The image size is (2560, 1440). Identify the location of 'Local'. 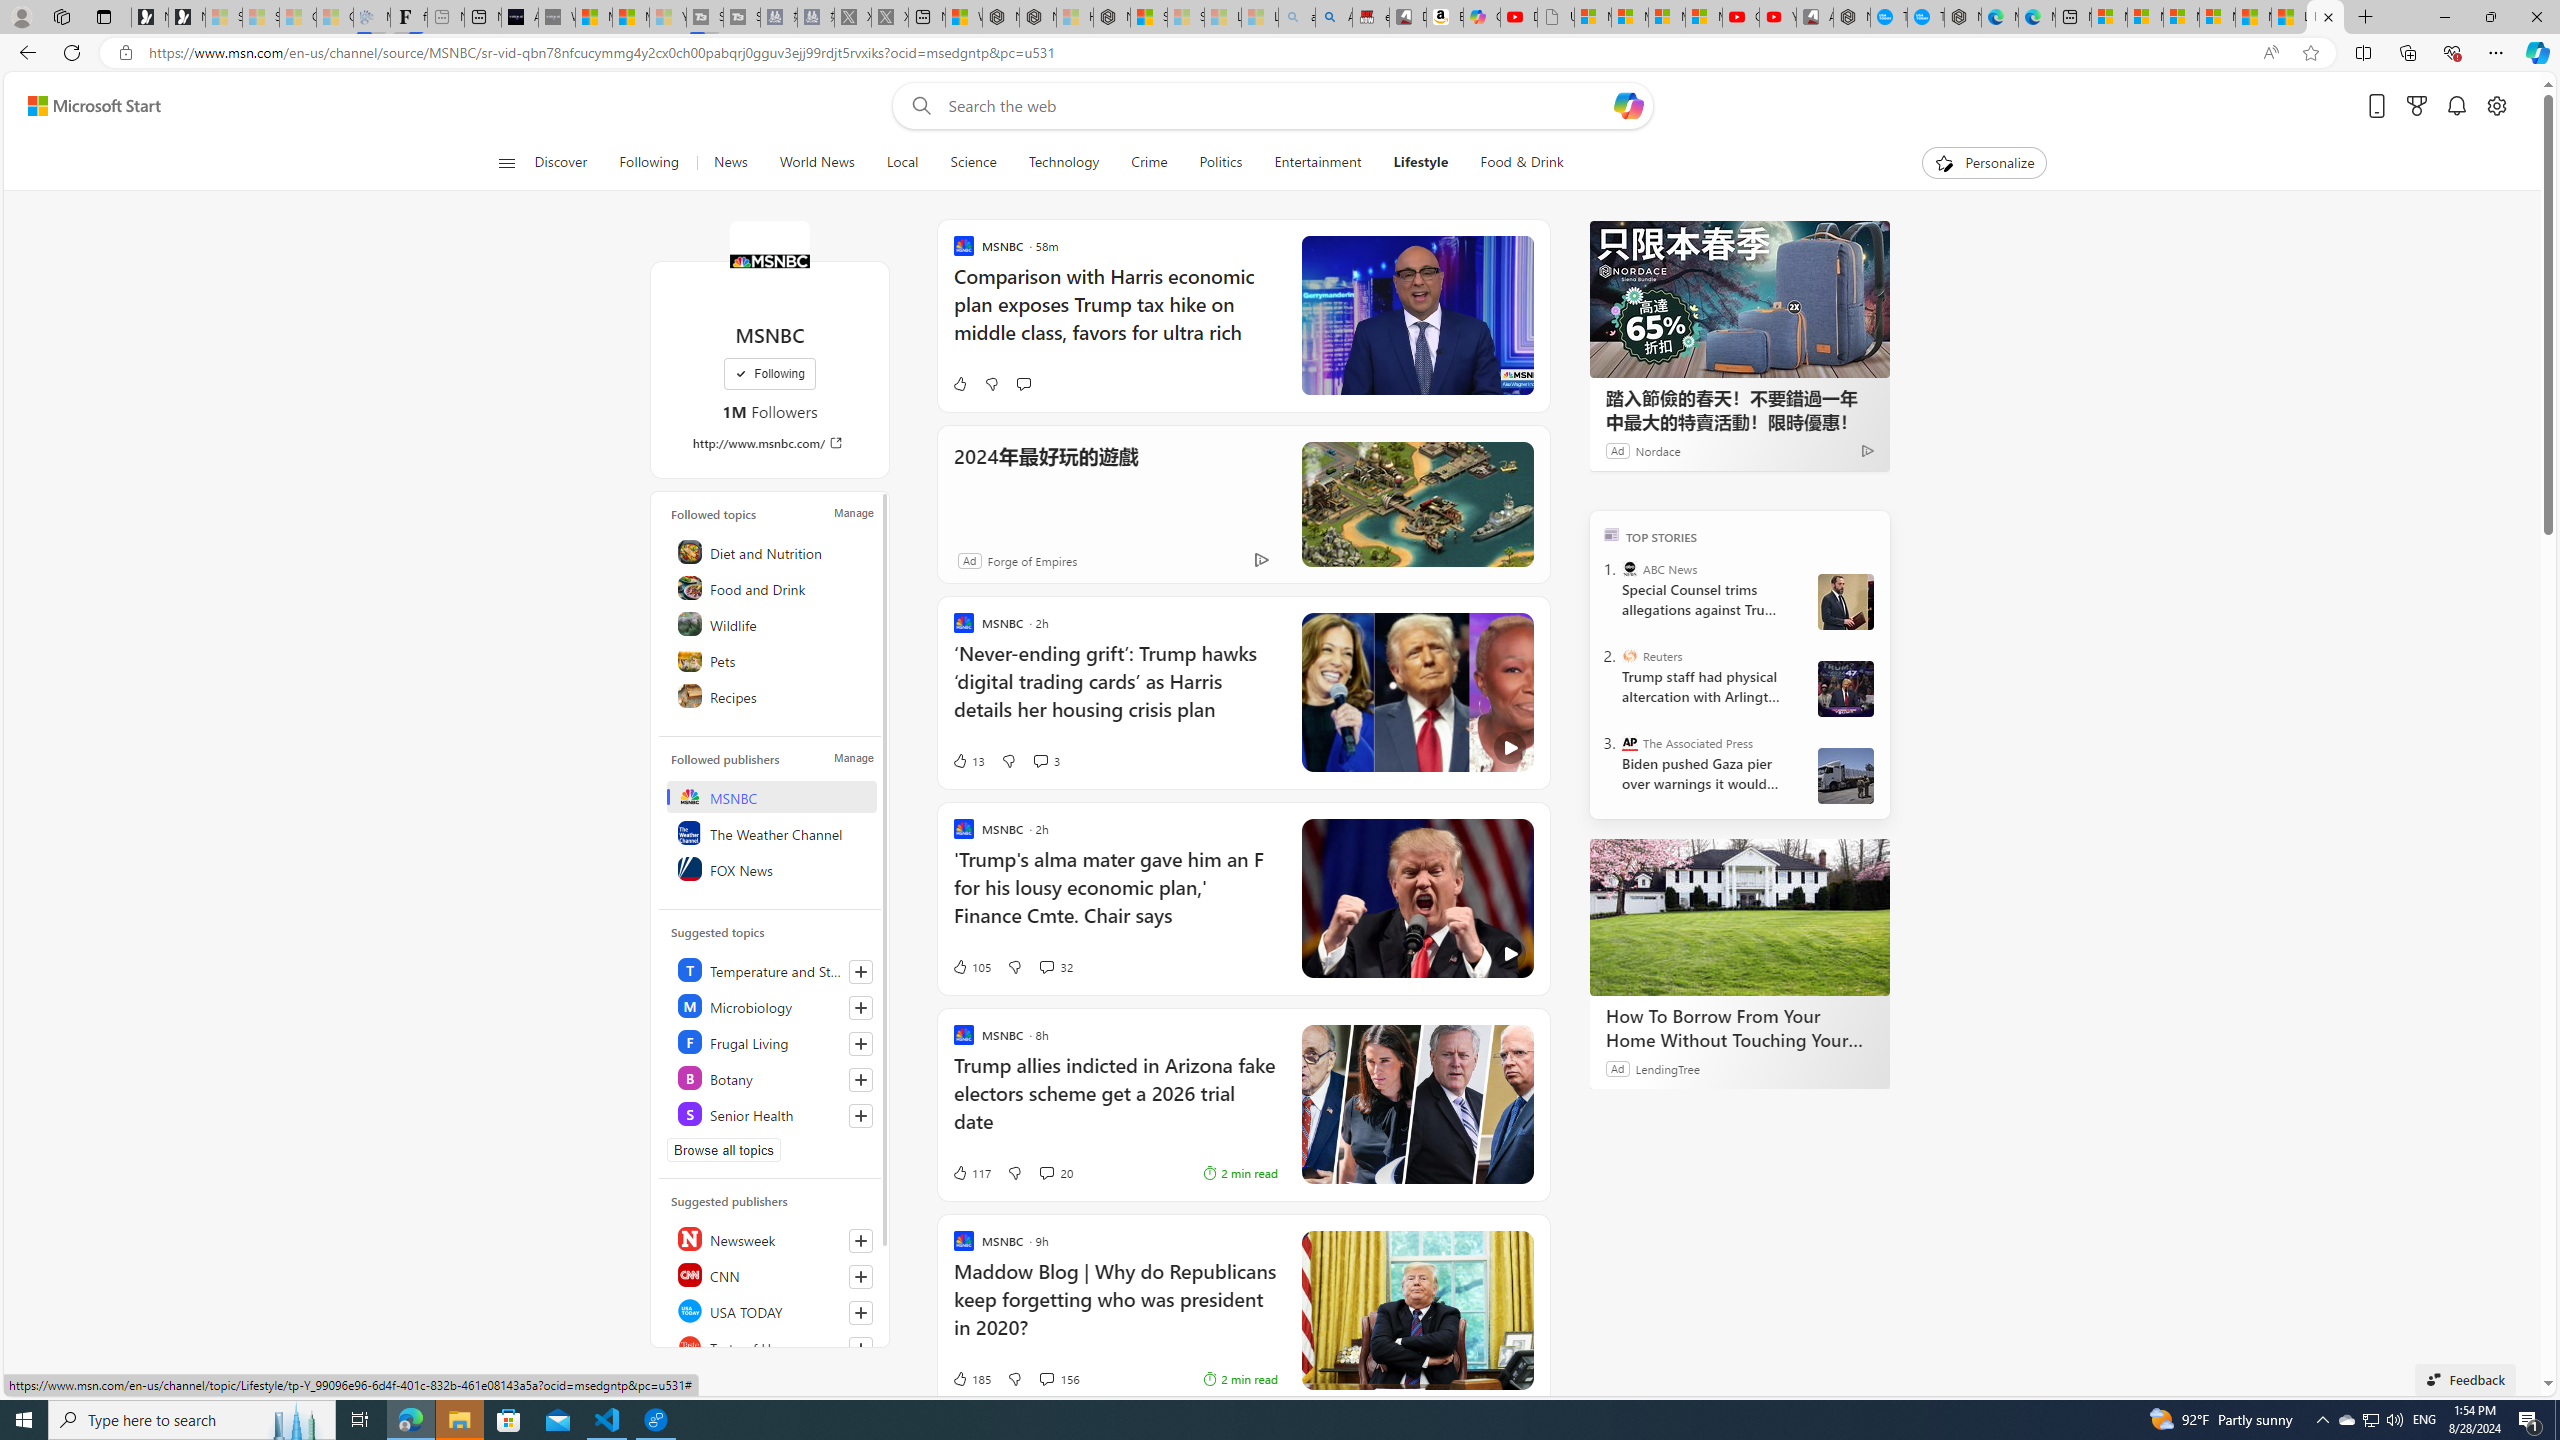
(901, 162).